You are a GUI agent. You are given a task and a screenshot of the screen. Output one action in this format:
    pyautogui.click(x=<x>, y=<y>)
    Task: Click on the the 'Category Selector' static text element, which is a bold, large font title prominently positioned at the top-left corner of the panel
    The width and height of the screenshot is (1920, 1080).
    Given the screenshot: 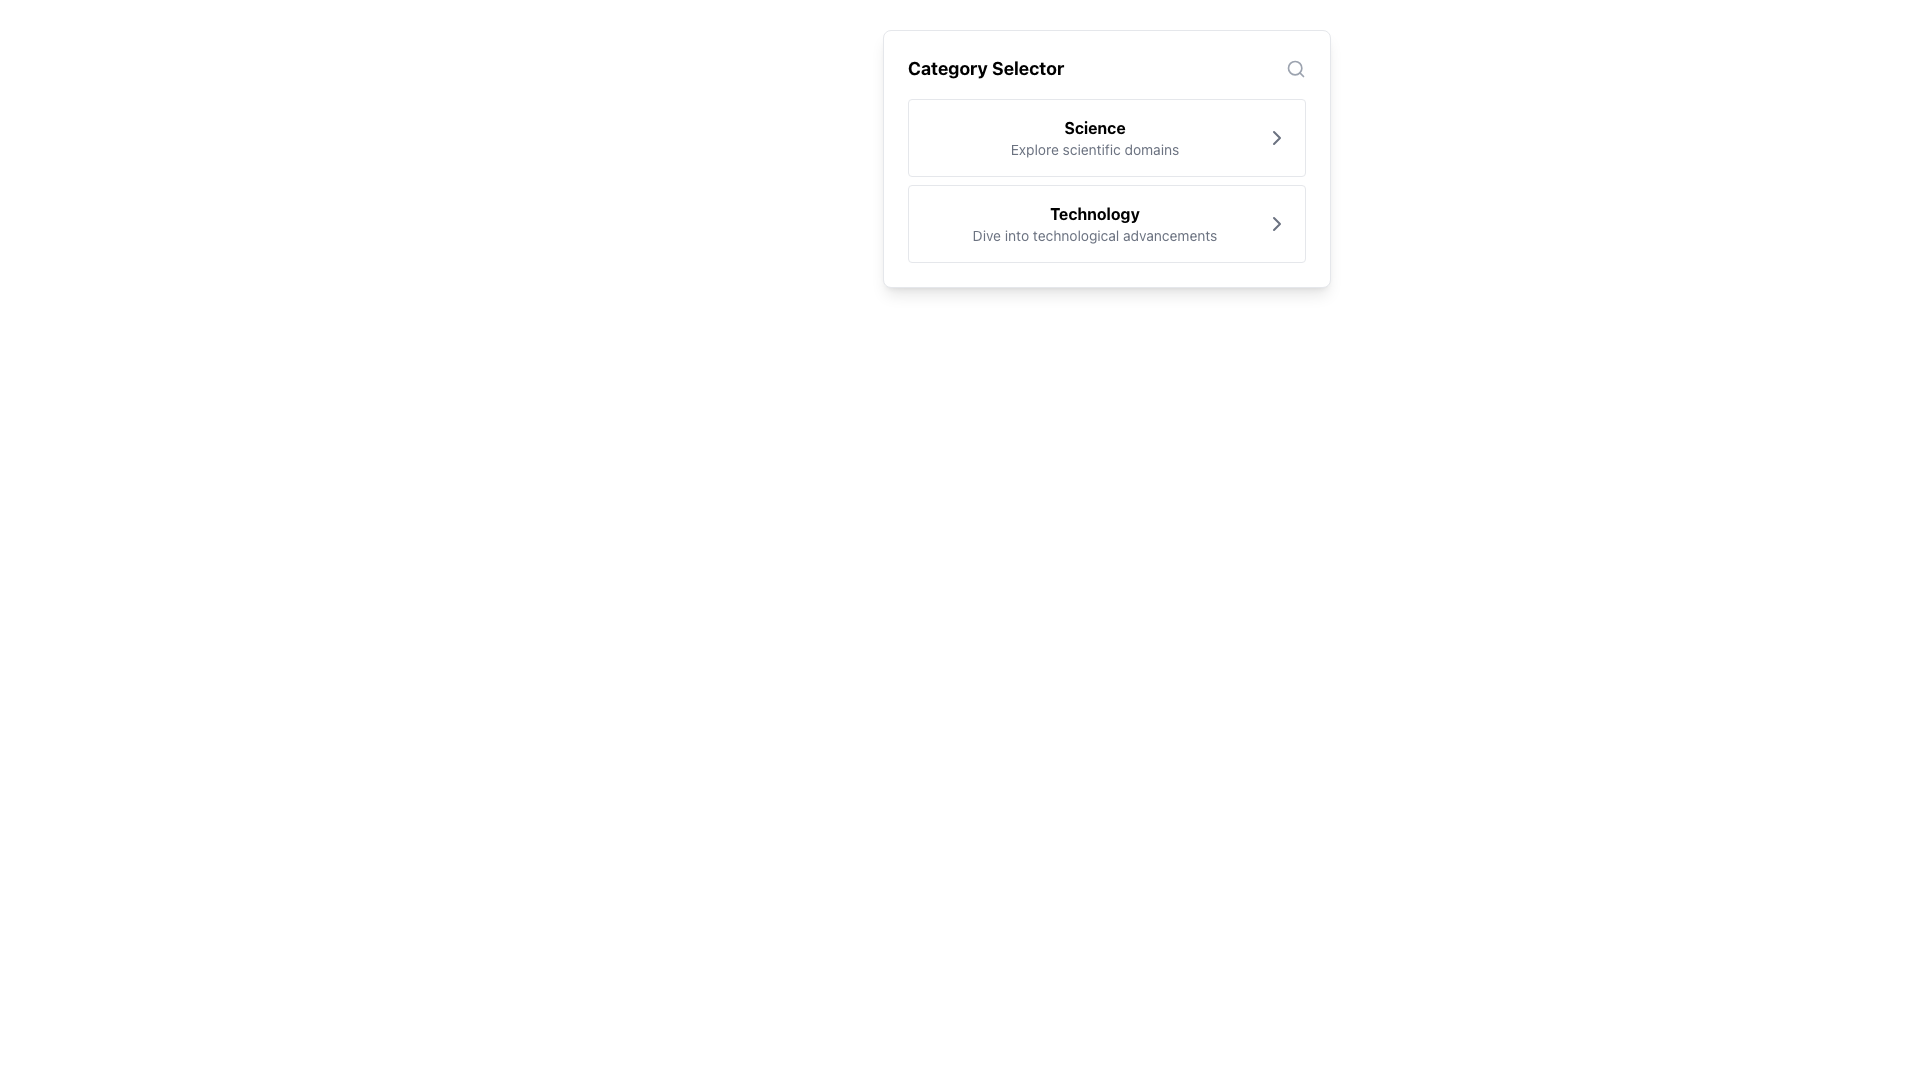 What is the action you would take?
    pyautogui.click(x=986, y=68)
    